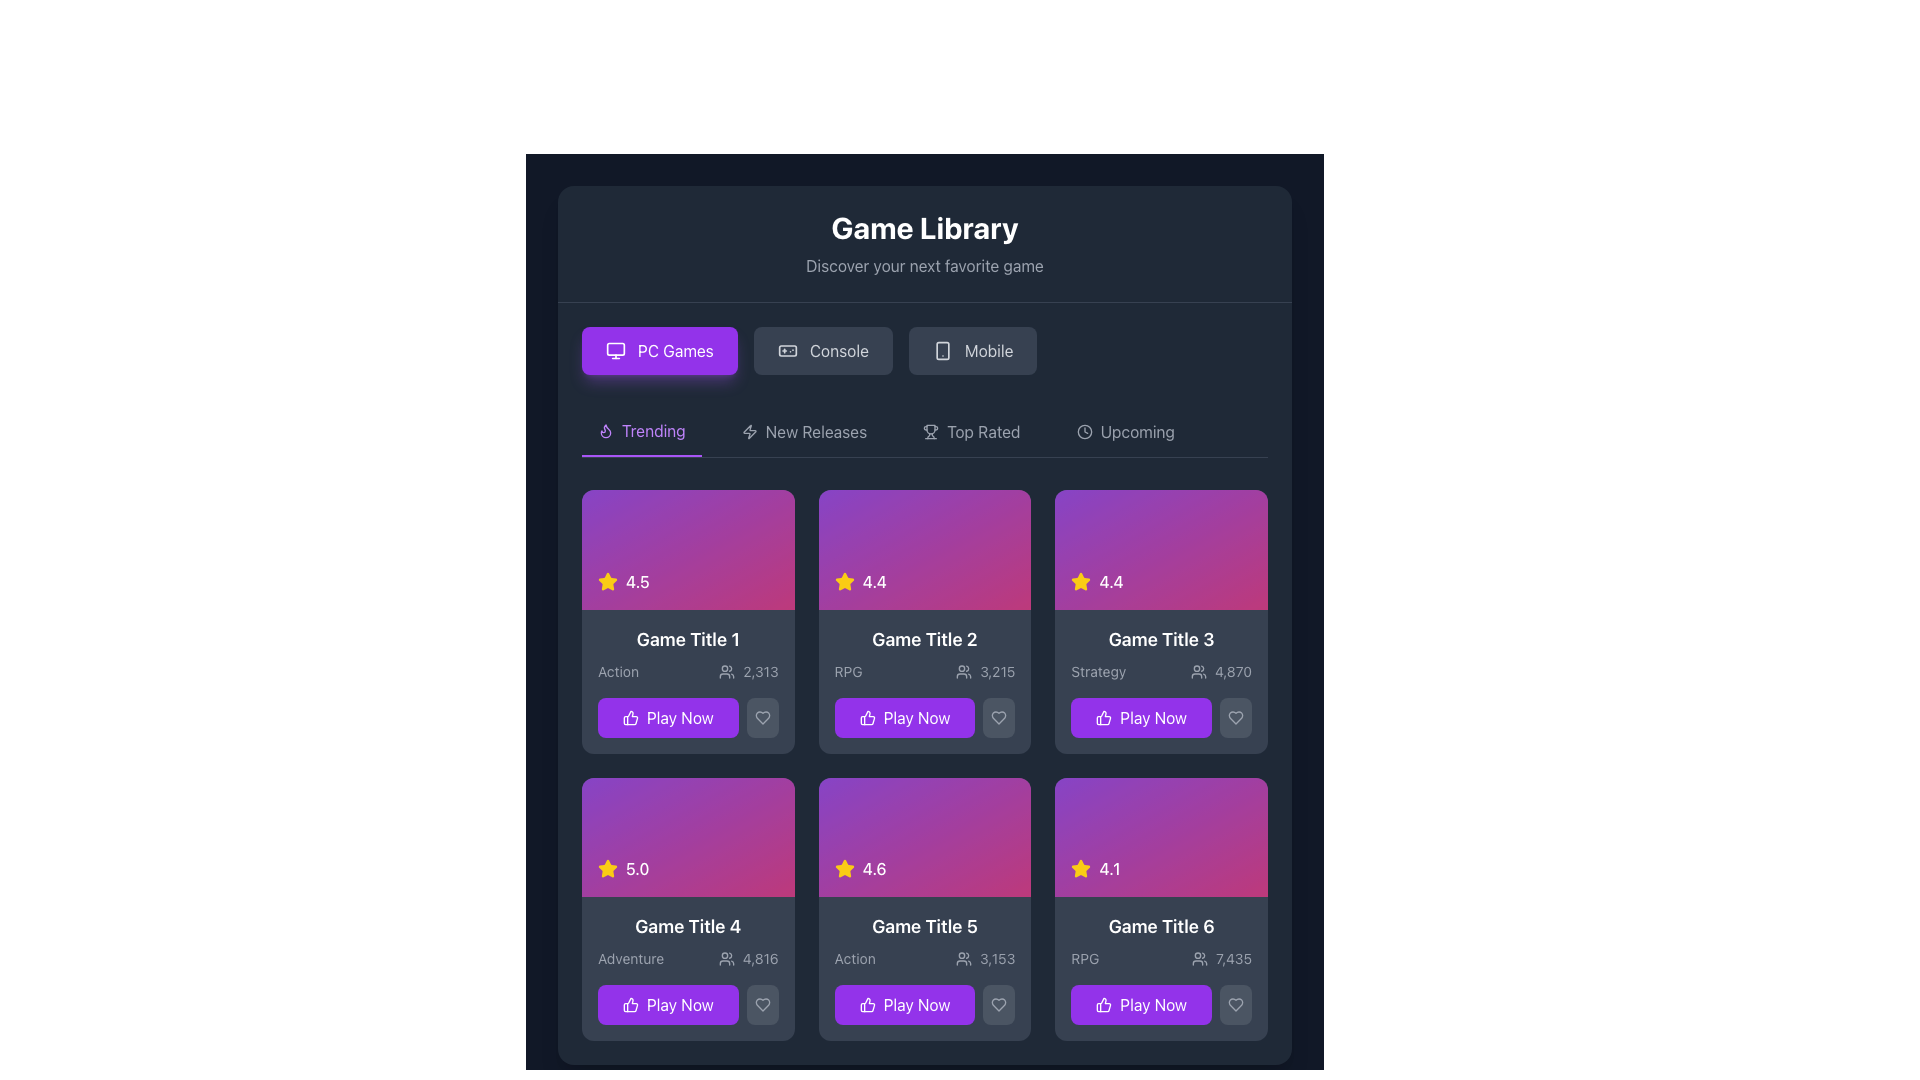 Image resolution: width=1920 pixels, height=1080 pixels. I want to click on the 'Play Now' button on the Game information card for 'Game Title 5' which is located in the second row and second column of the game cards in the 'Game Library' section, so click(924, 968).